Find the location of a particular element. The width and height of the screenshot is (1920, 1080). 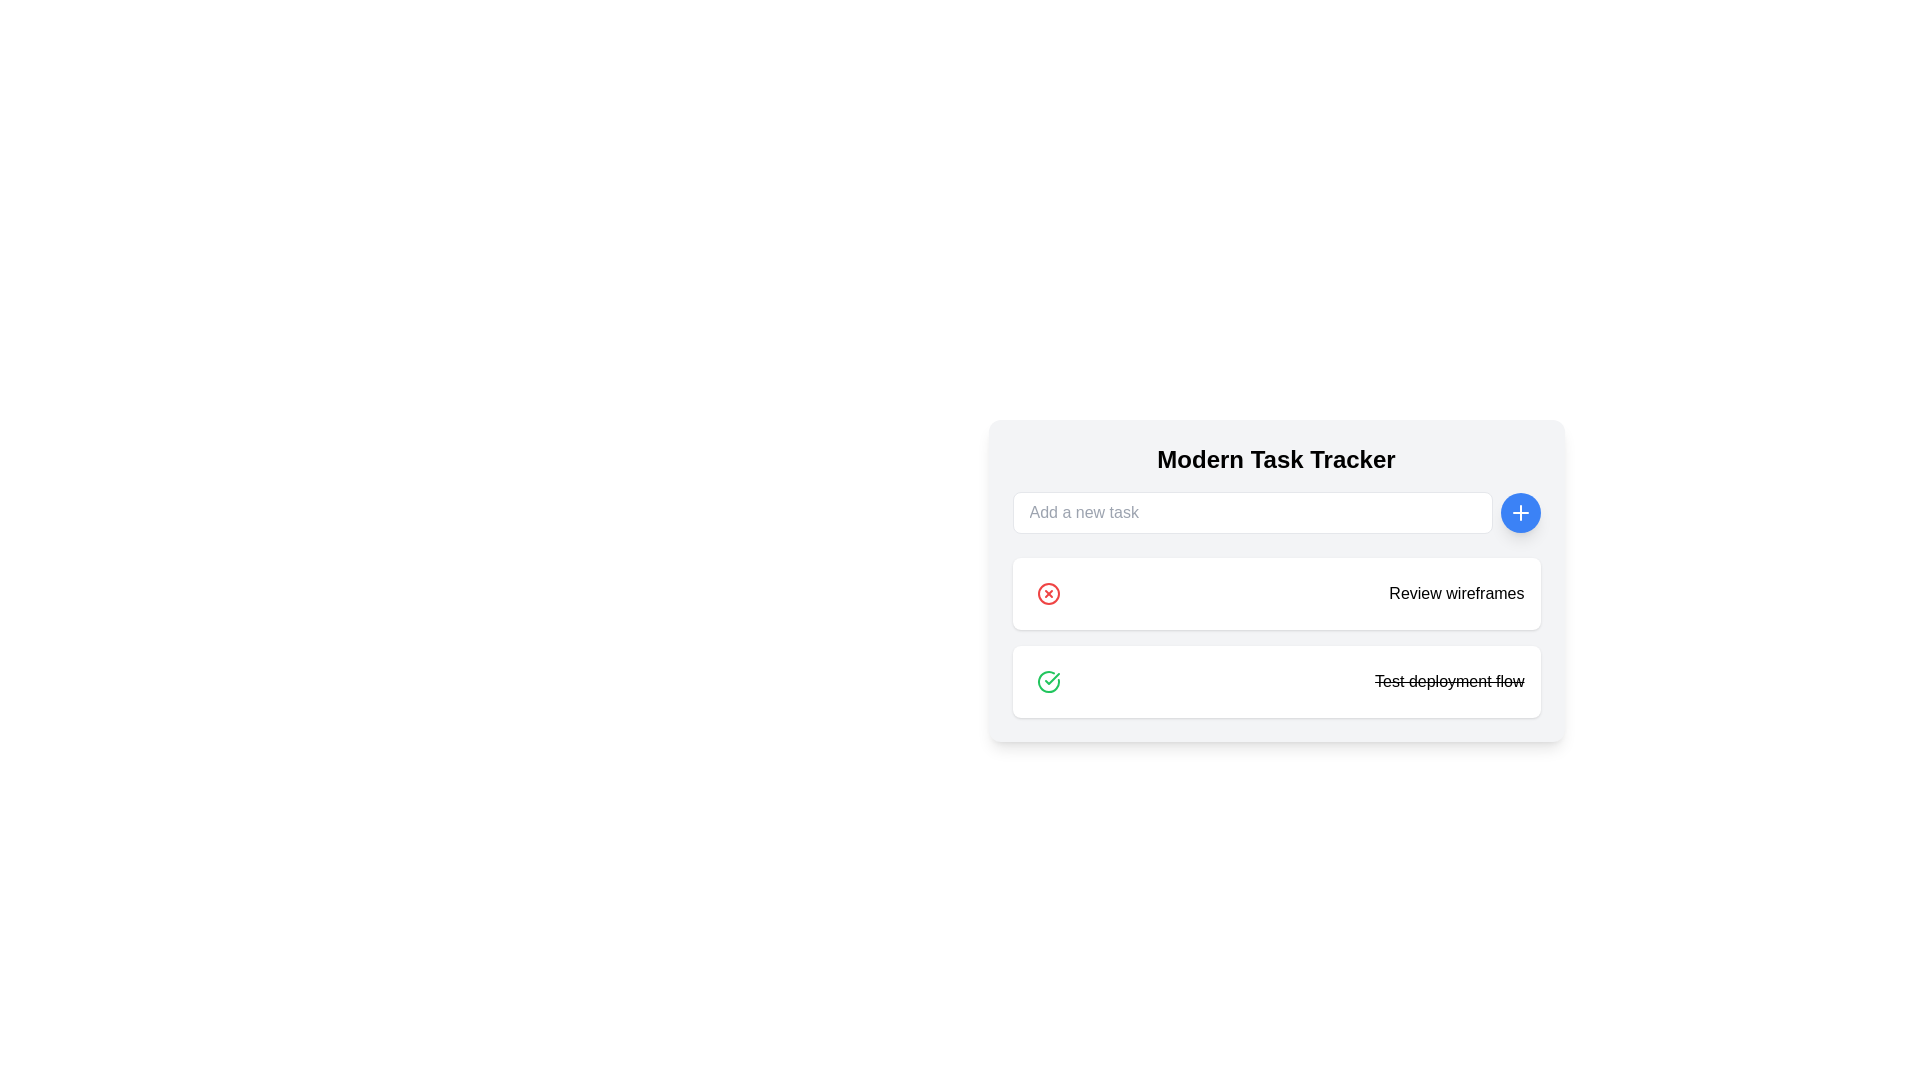

the green outlined circular icon with a checkmark inside, located within the task item below 'Review wireframes' and adjacent to 'Test deployment flow' is located at coordinates (1047, 681).